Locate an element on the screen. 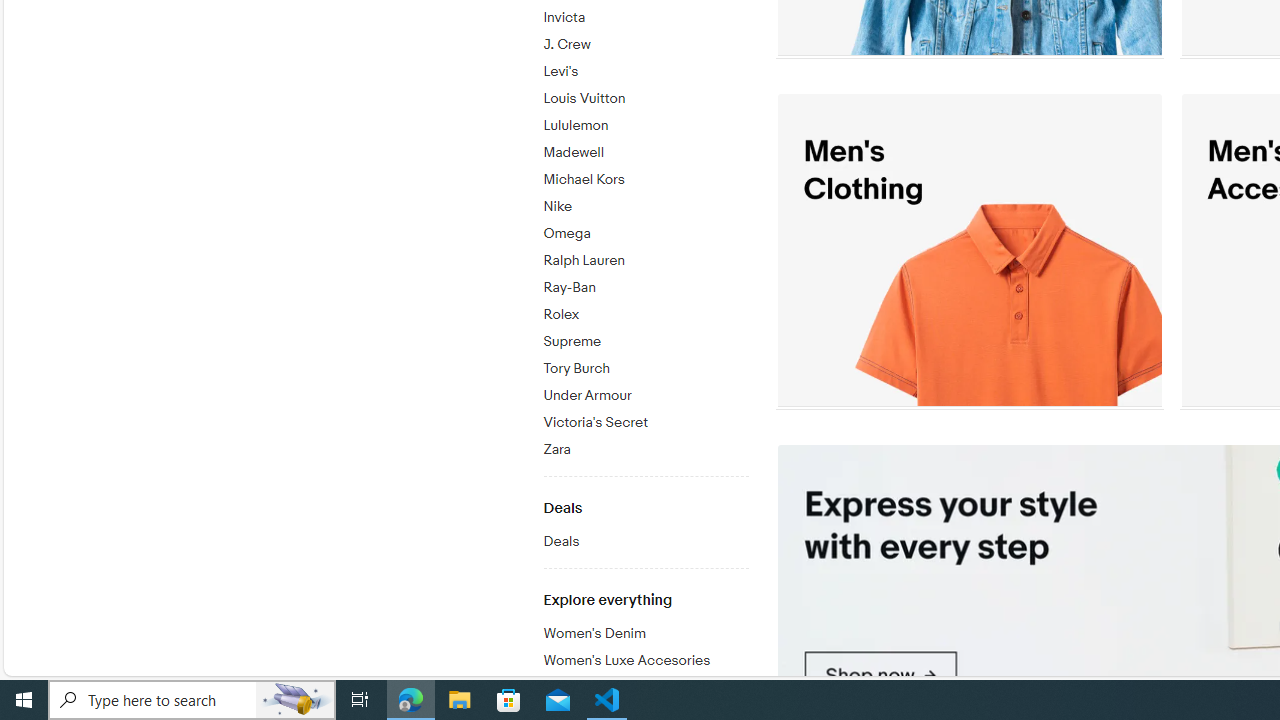  'Omega' is located at coordinates (645, 233).